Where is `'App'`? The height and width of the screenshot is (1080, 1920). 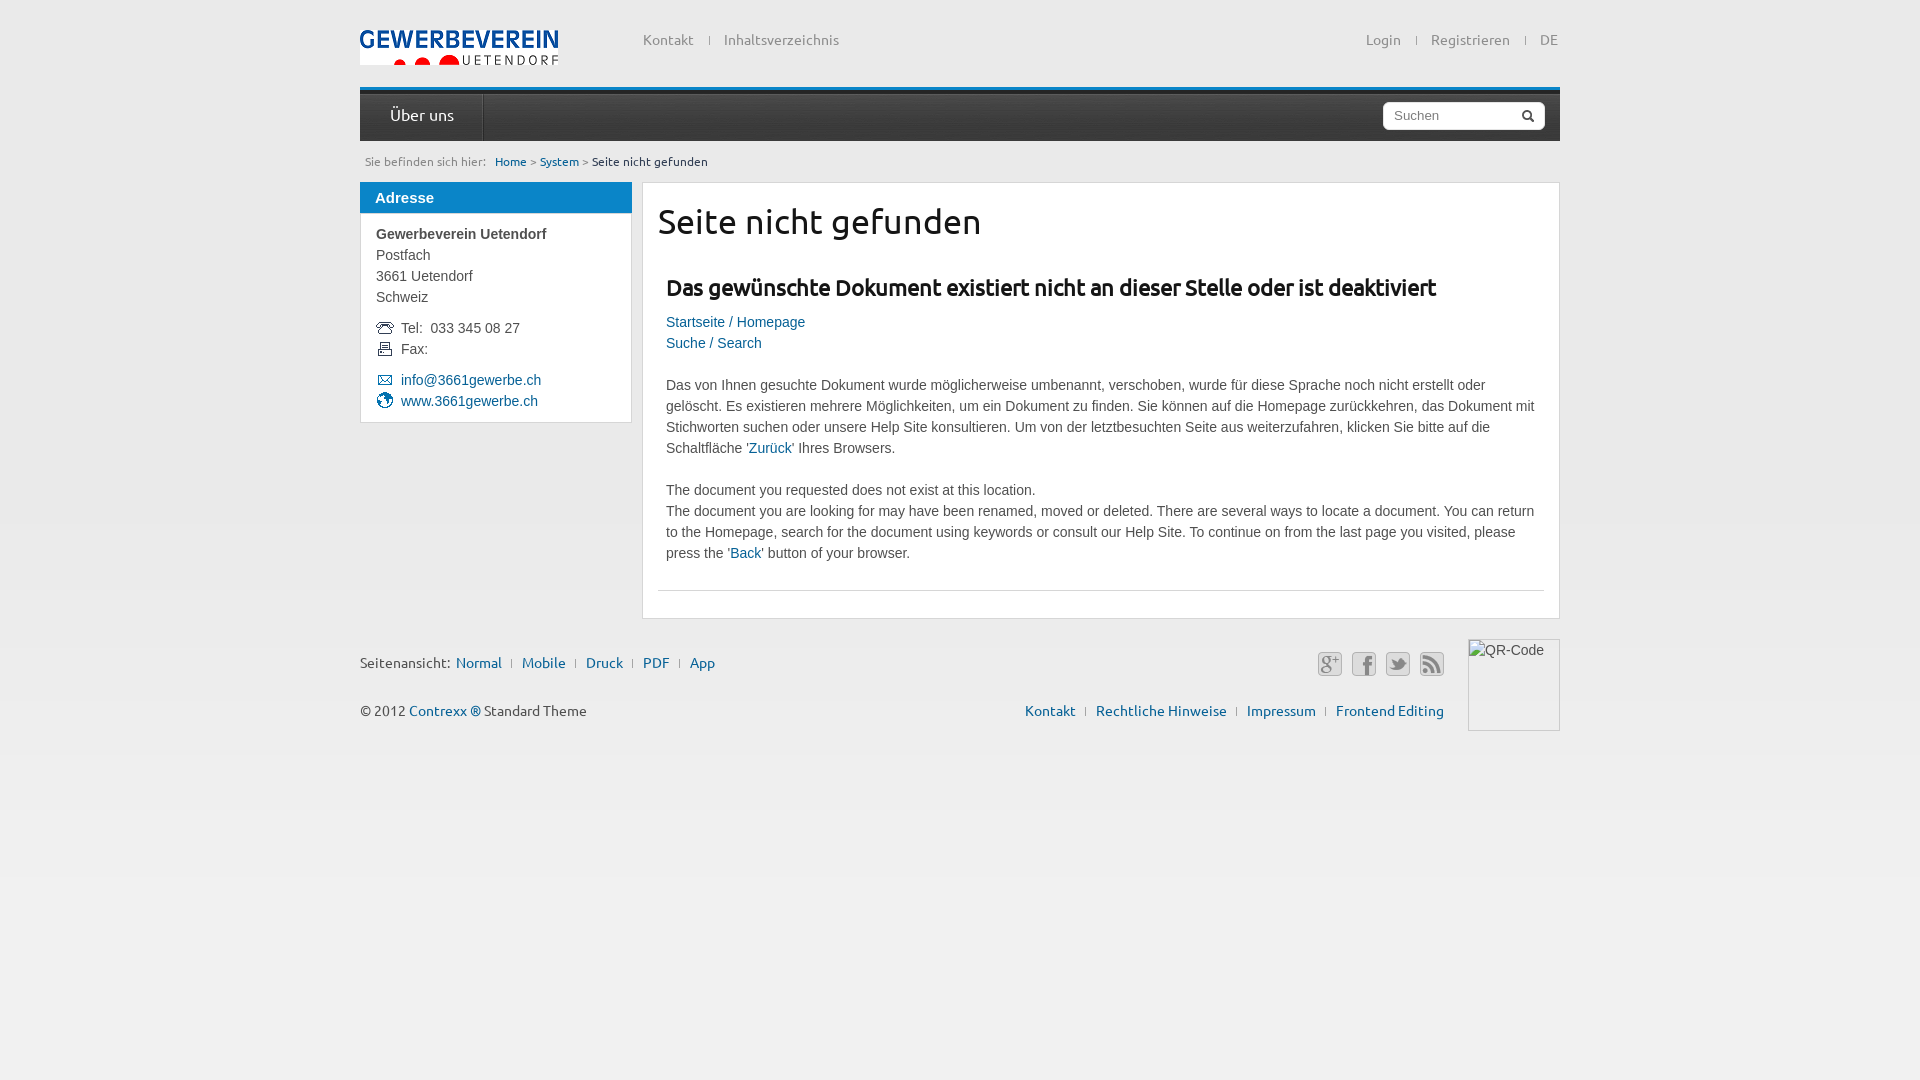 'App' is located at coordinates (702, 662).